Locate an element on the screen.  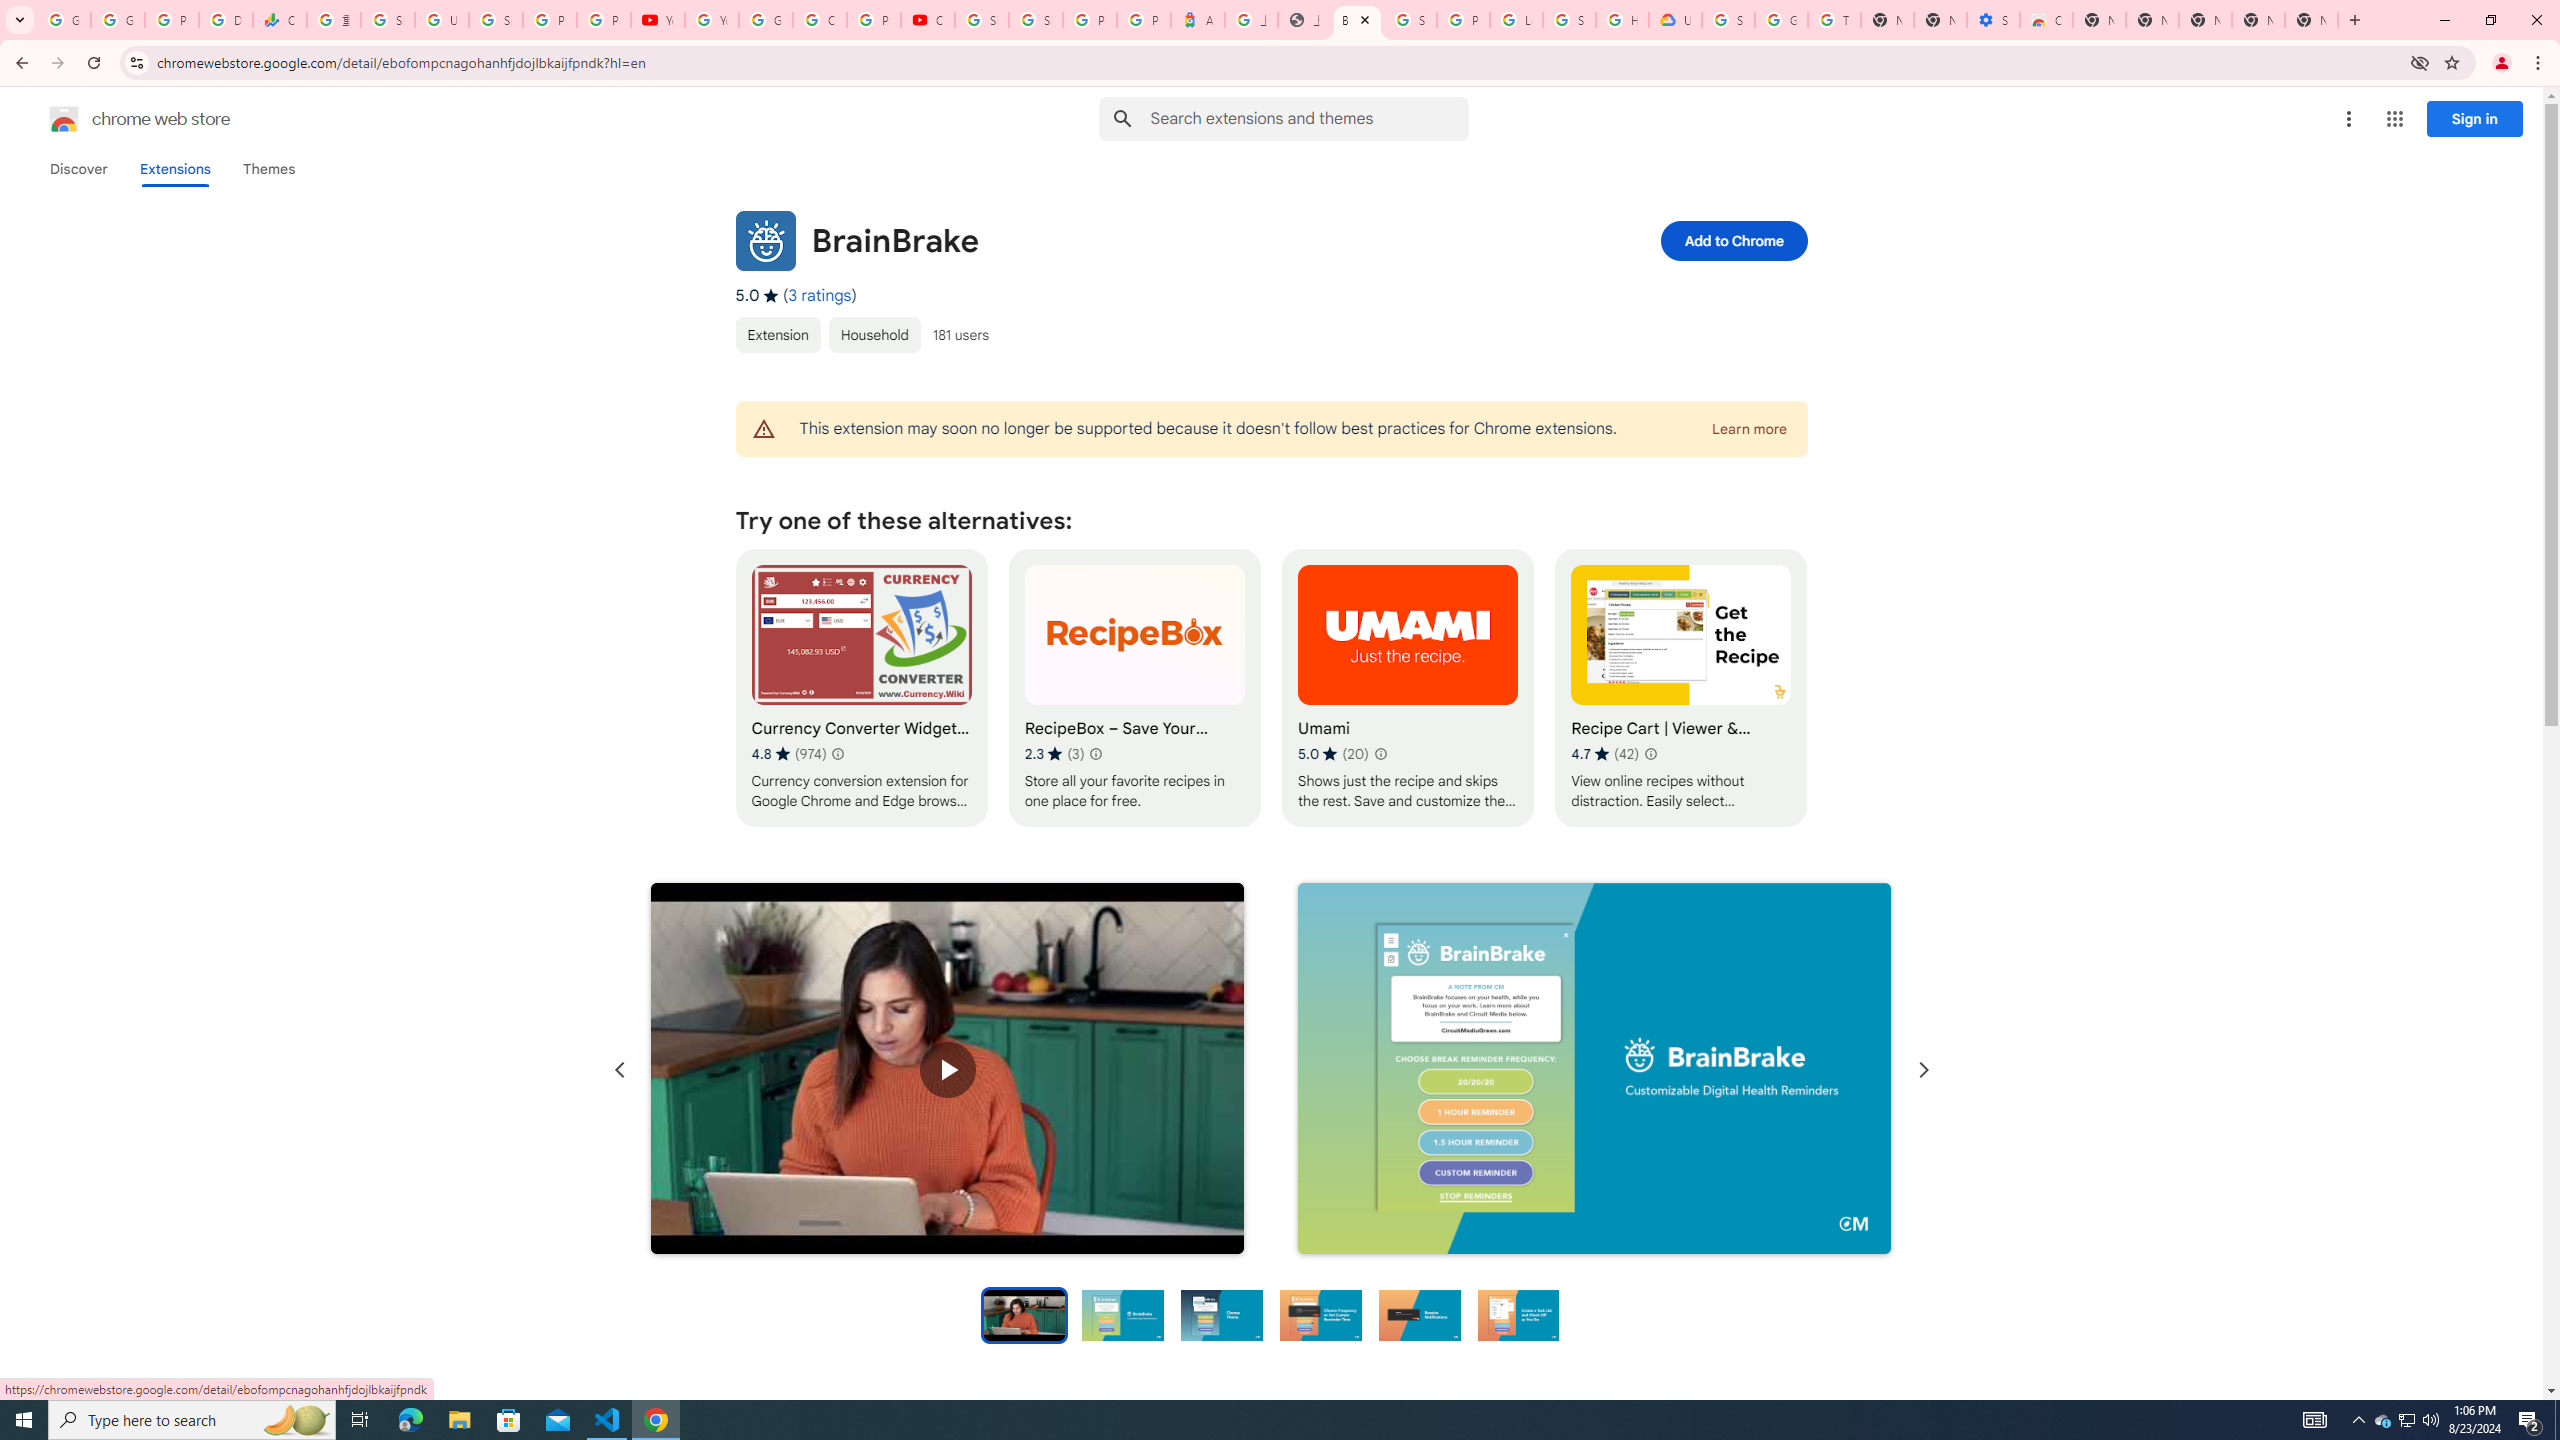
'Themes' is located at coordinates (268, 168).